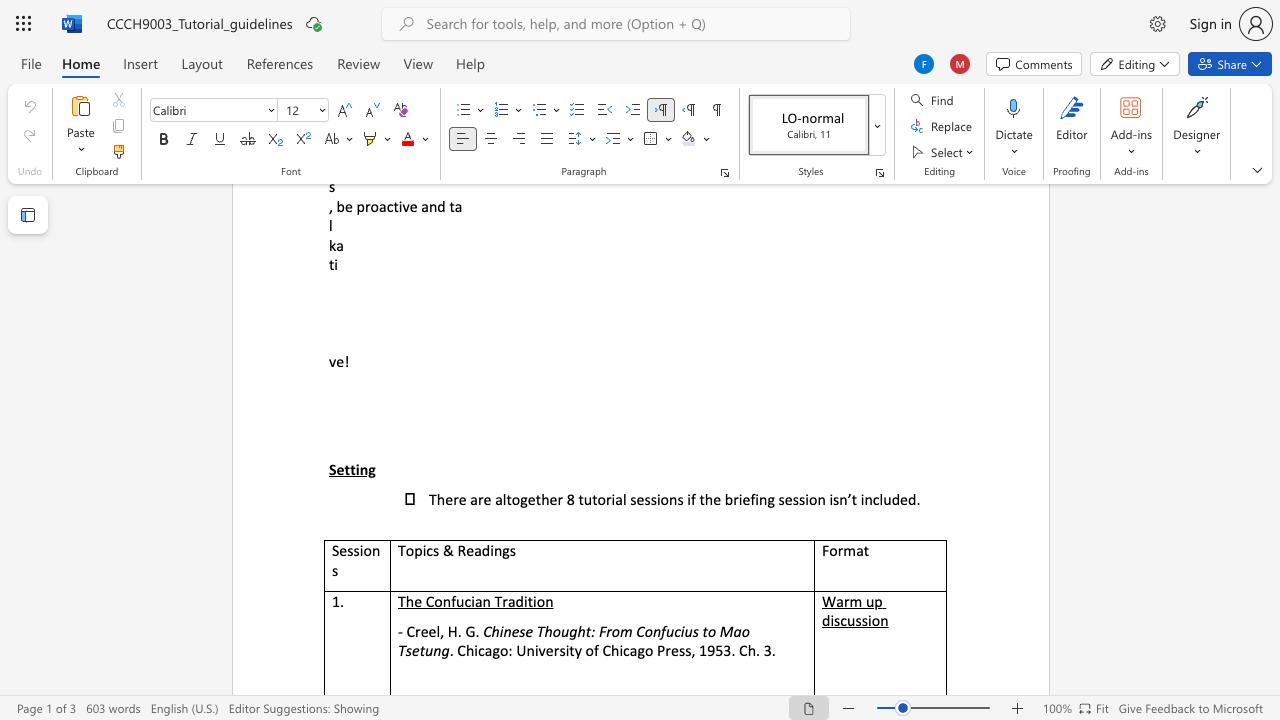 The width and height of the screenshot is (1280, 720). What do you see at coordinates (498, 550) in the screenshot?
I see `the 1th character "n" in the text` at bounding box center [498, 550].